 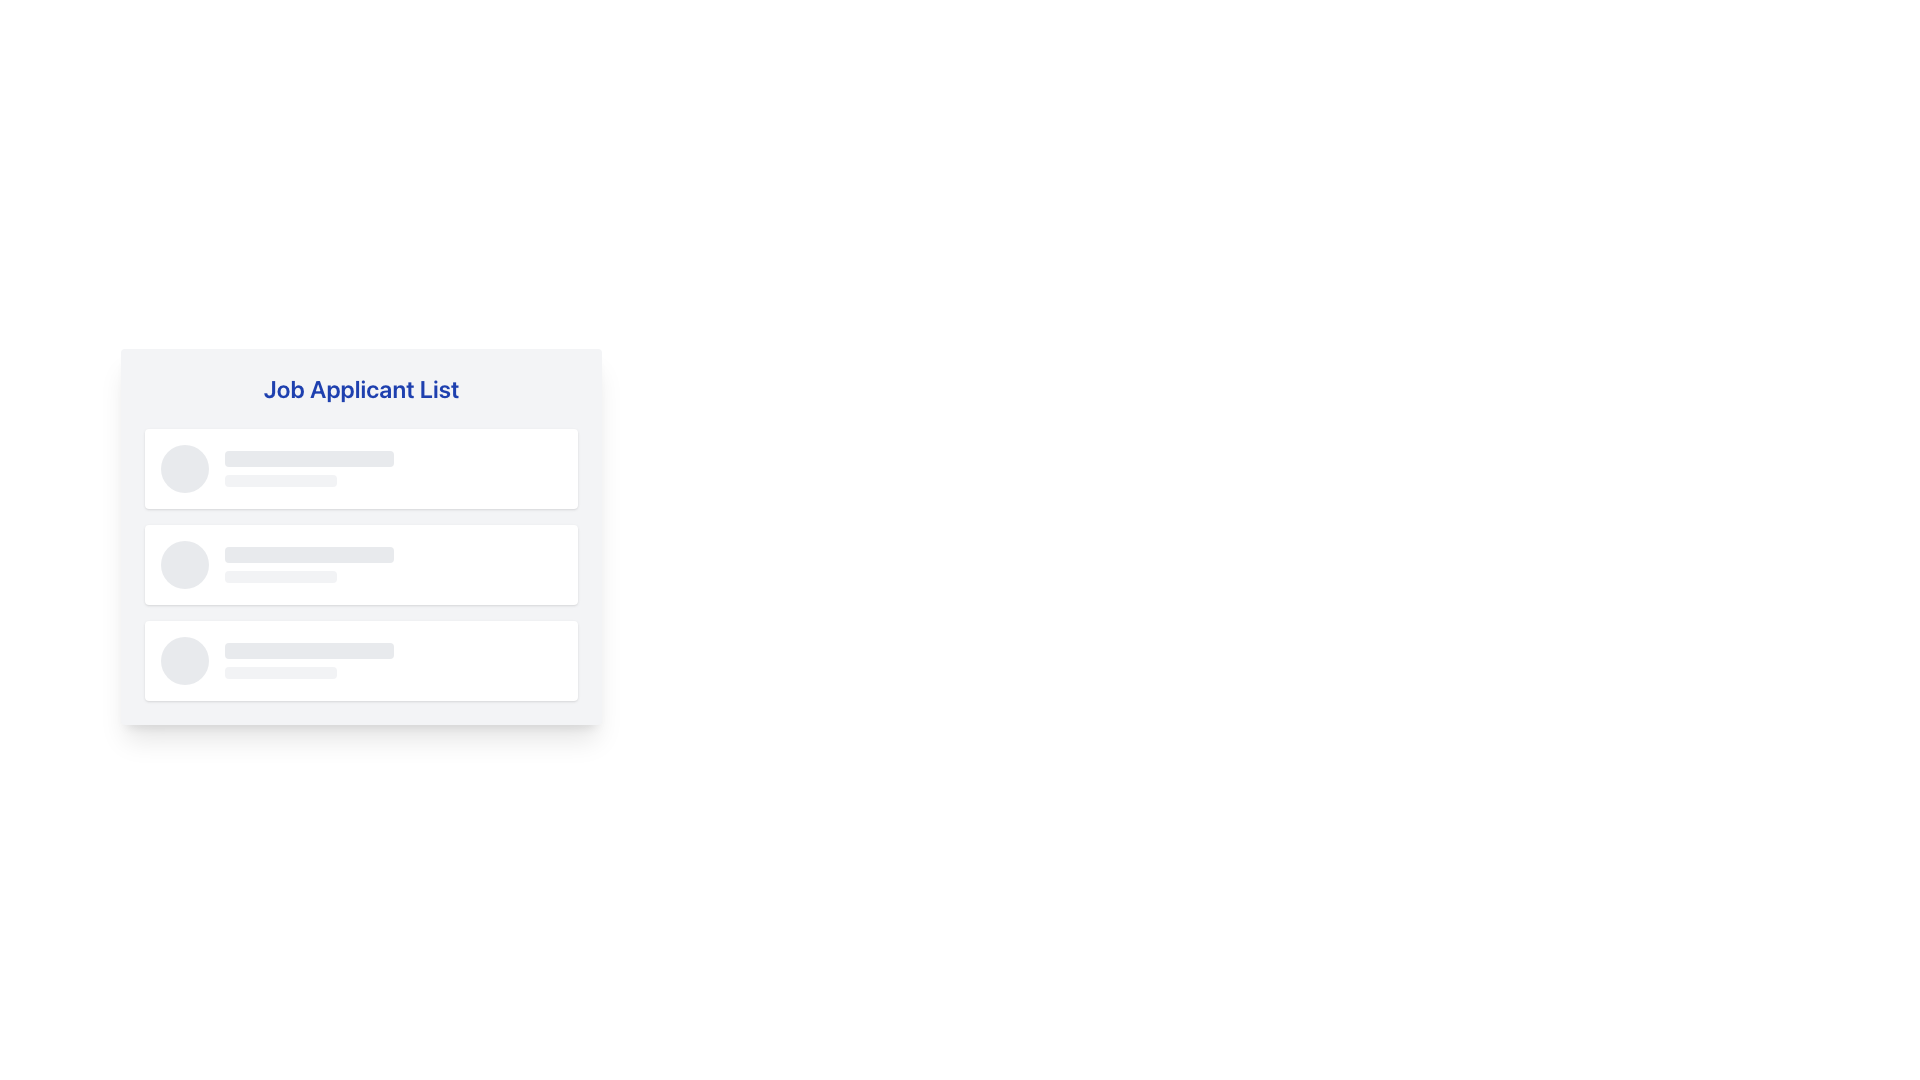 I want to click on the topmost List Item Placeholder in the Job Applicant List, which serves as a skeleton for a list item while data is loading, so click(x=361, y=469).